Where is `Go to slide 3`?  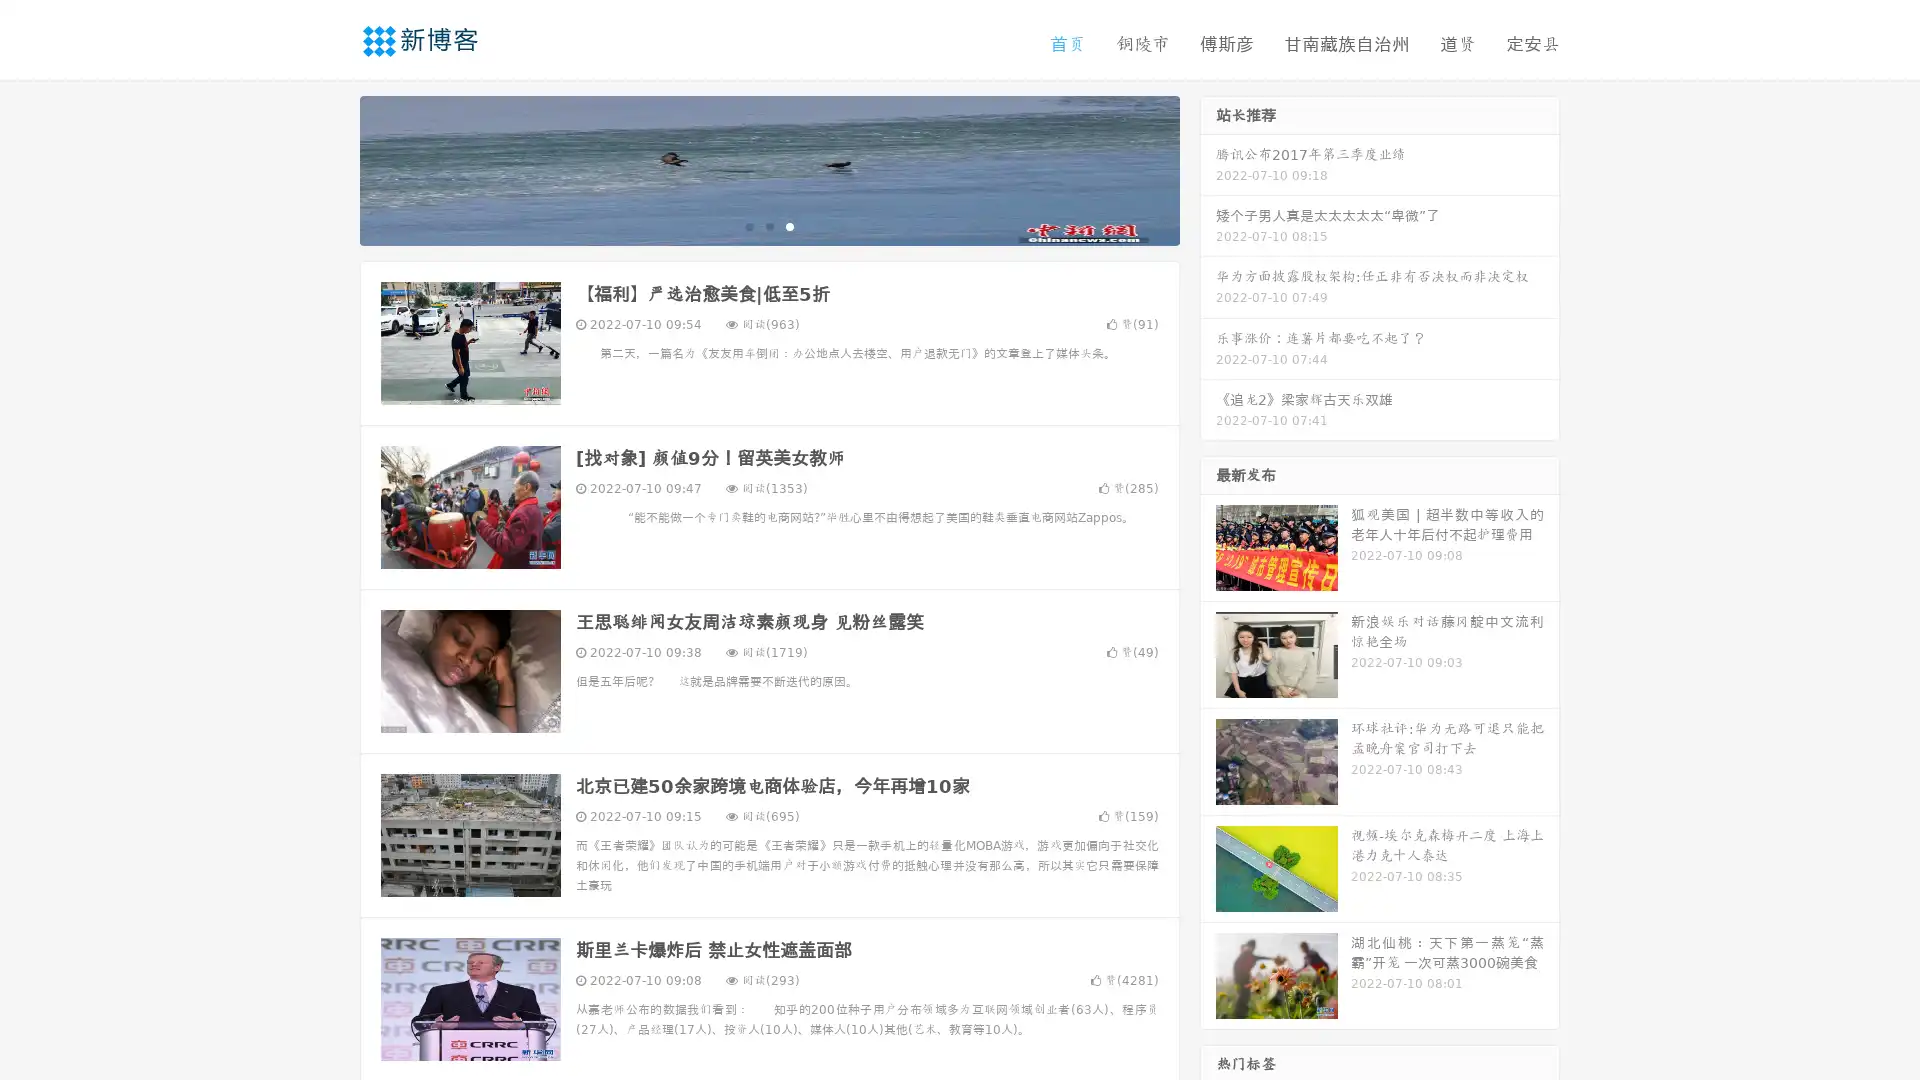
Go to slide 3 is located at coordinates (789, 225).